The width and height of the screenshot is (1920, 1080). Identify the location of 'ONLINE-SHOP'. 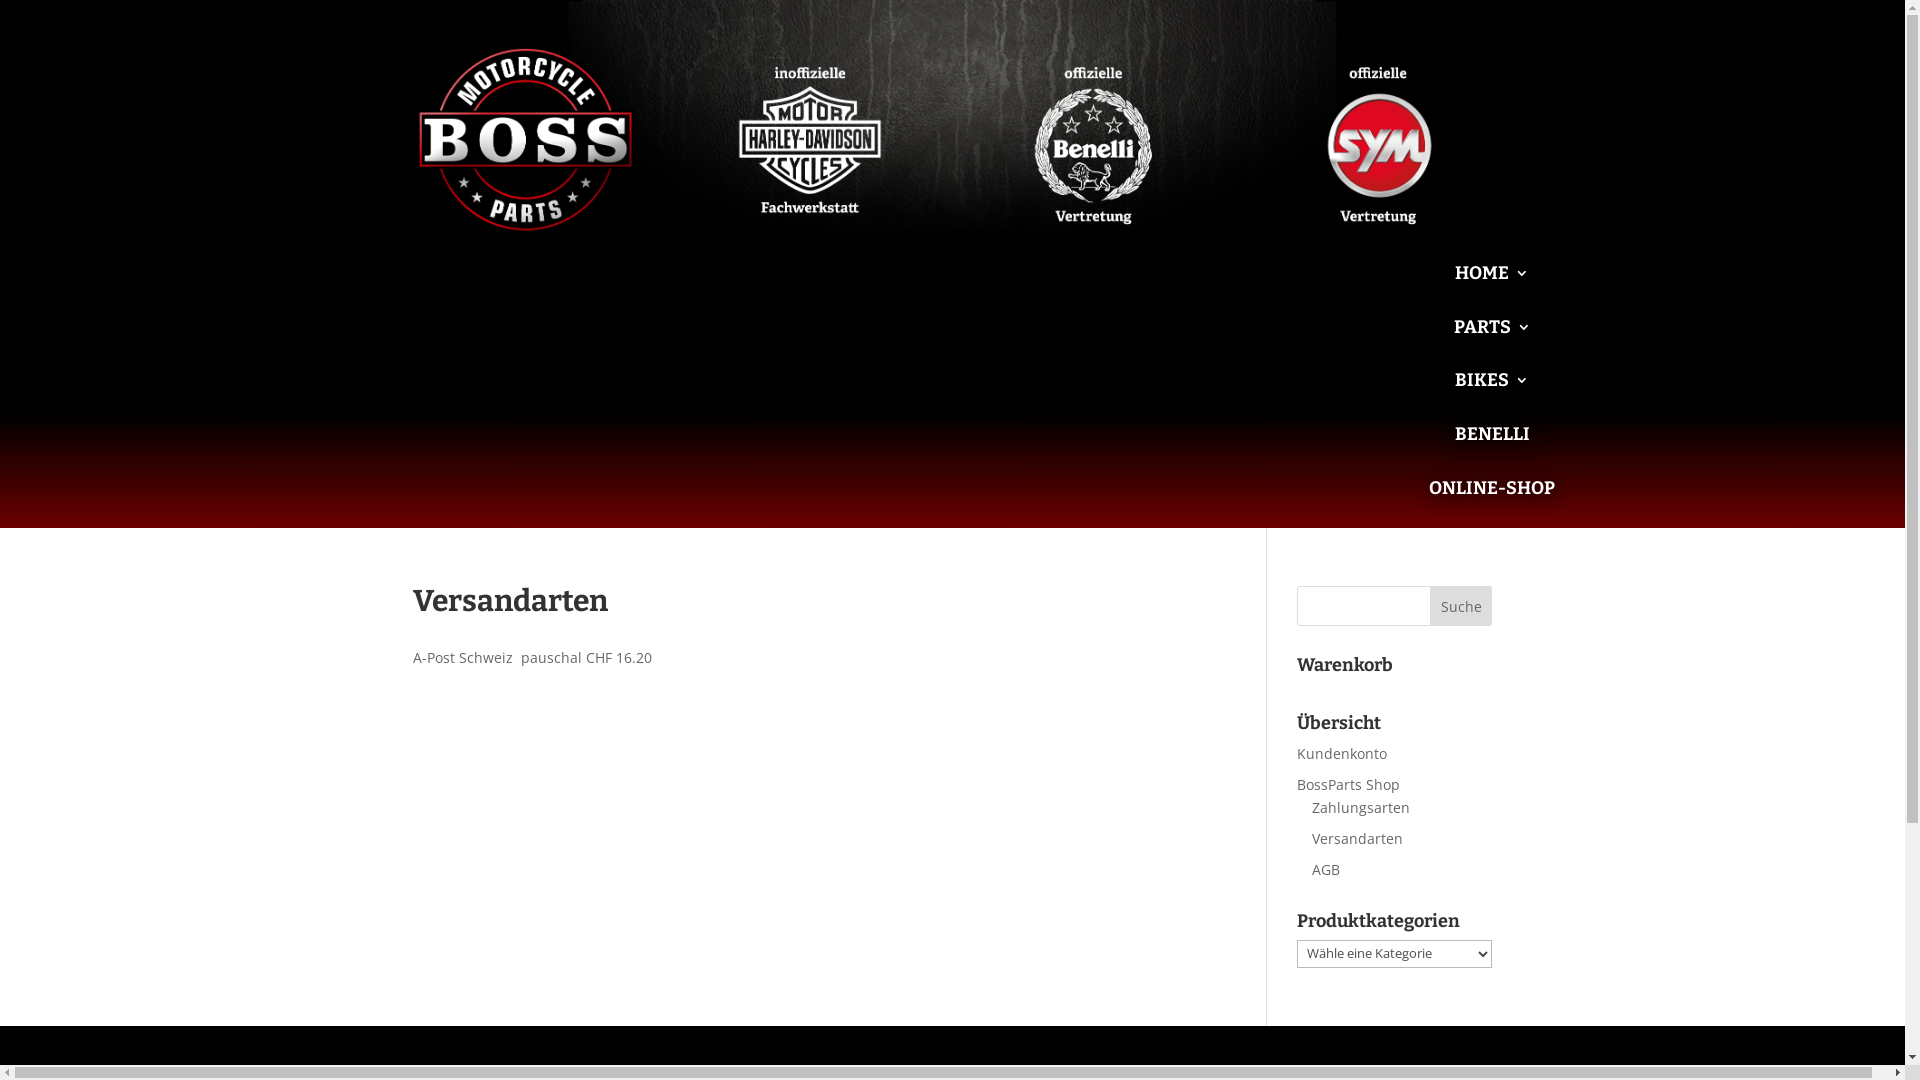
(1492, 502).